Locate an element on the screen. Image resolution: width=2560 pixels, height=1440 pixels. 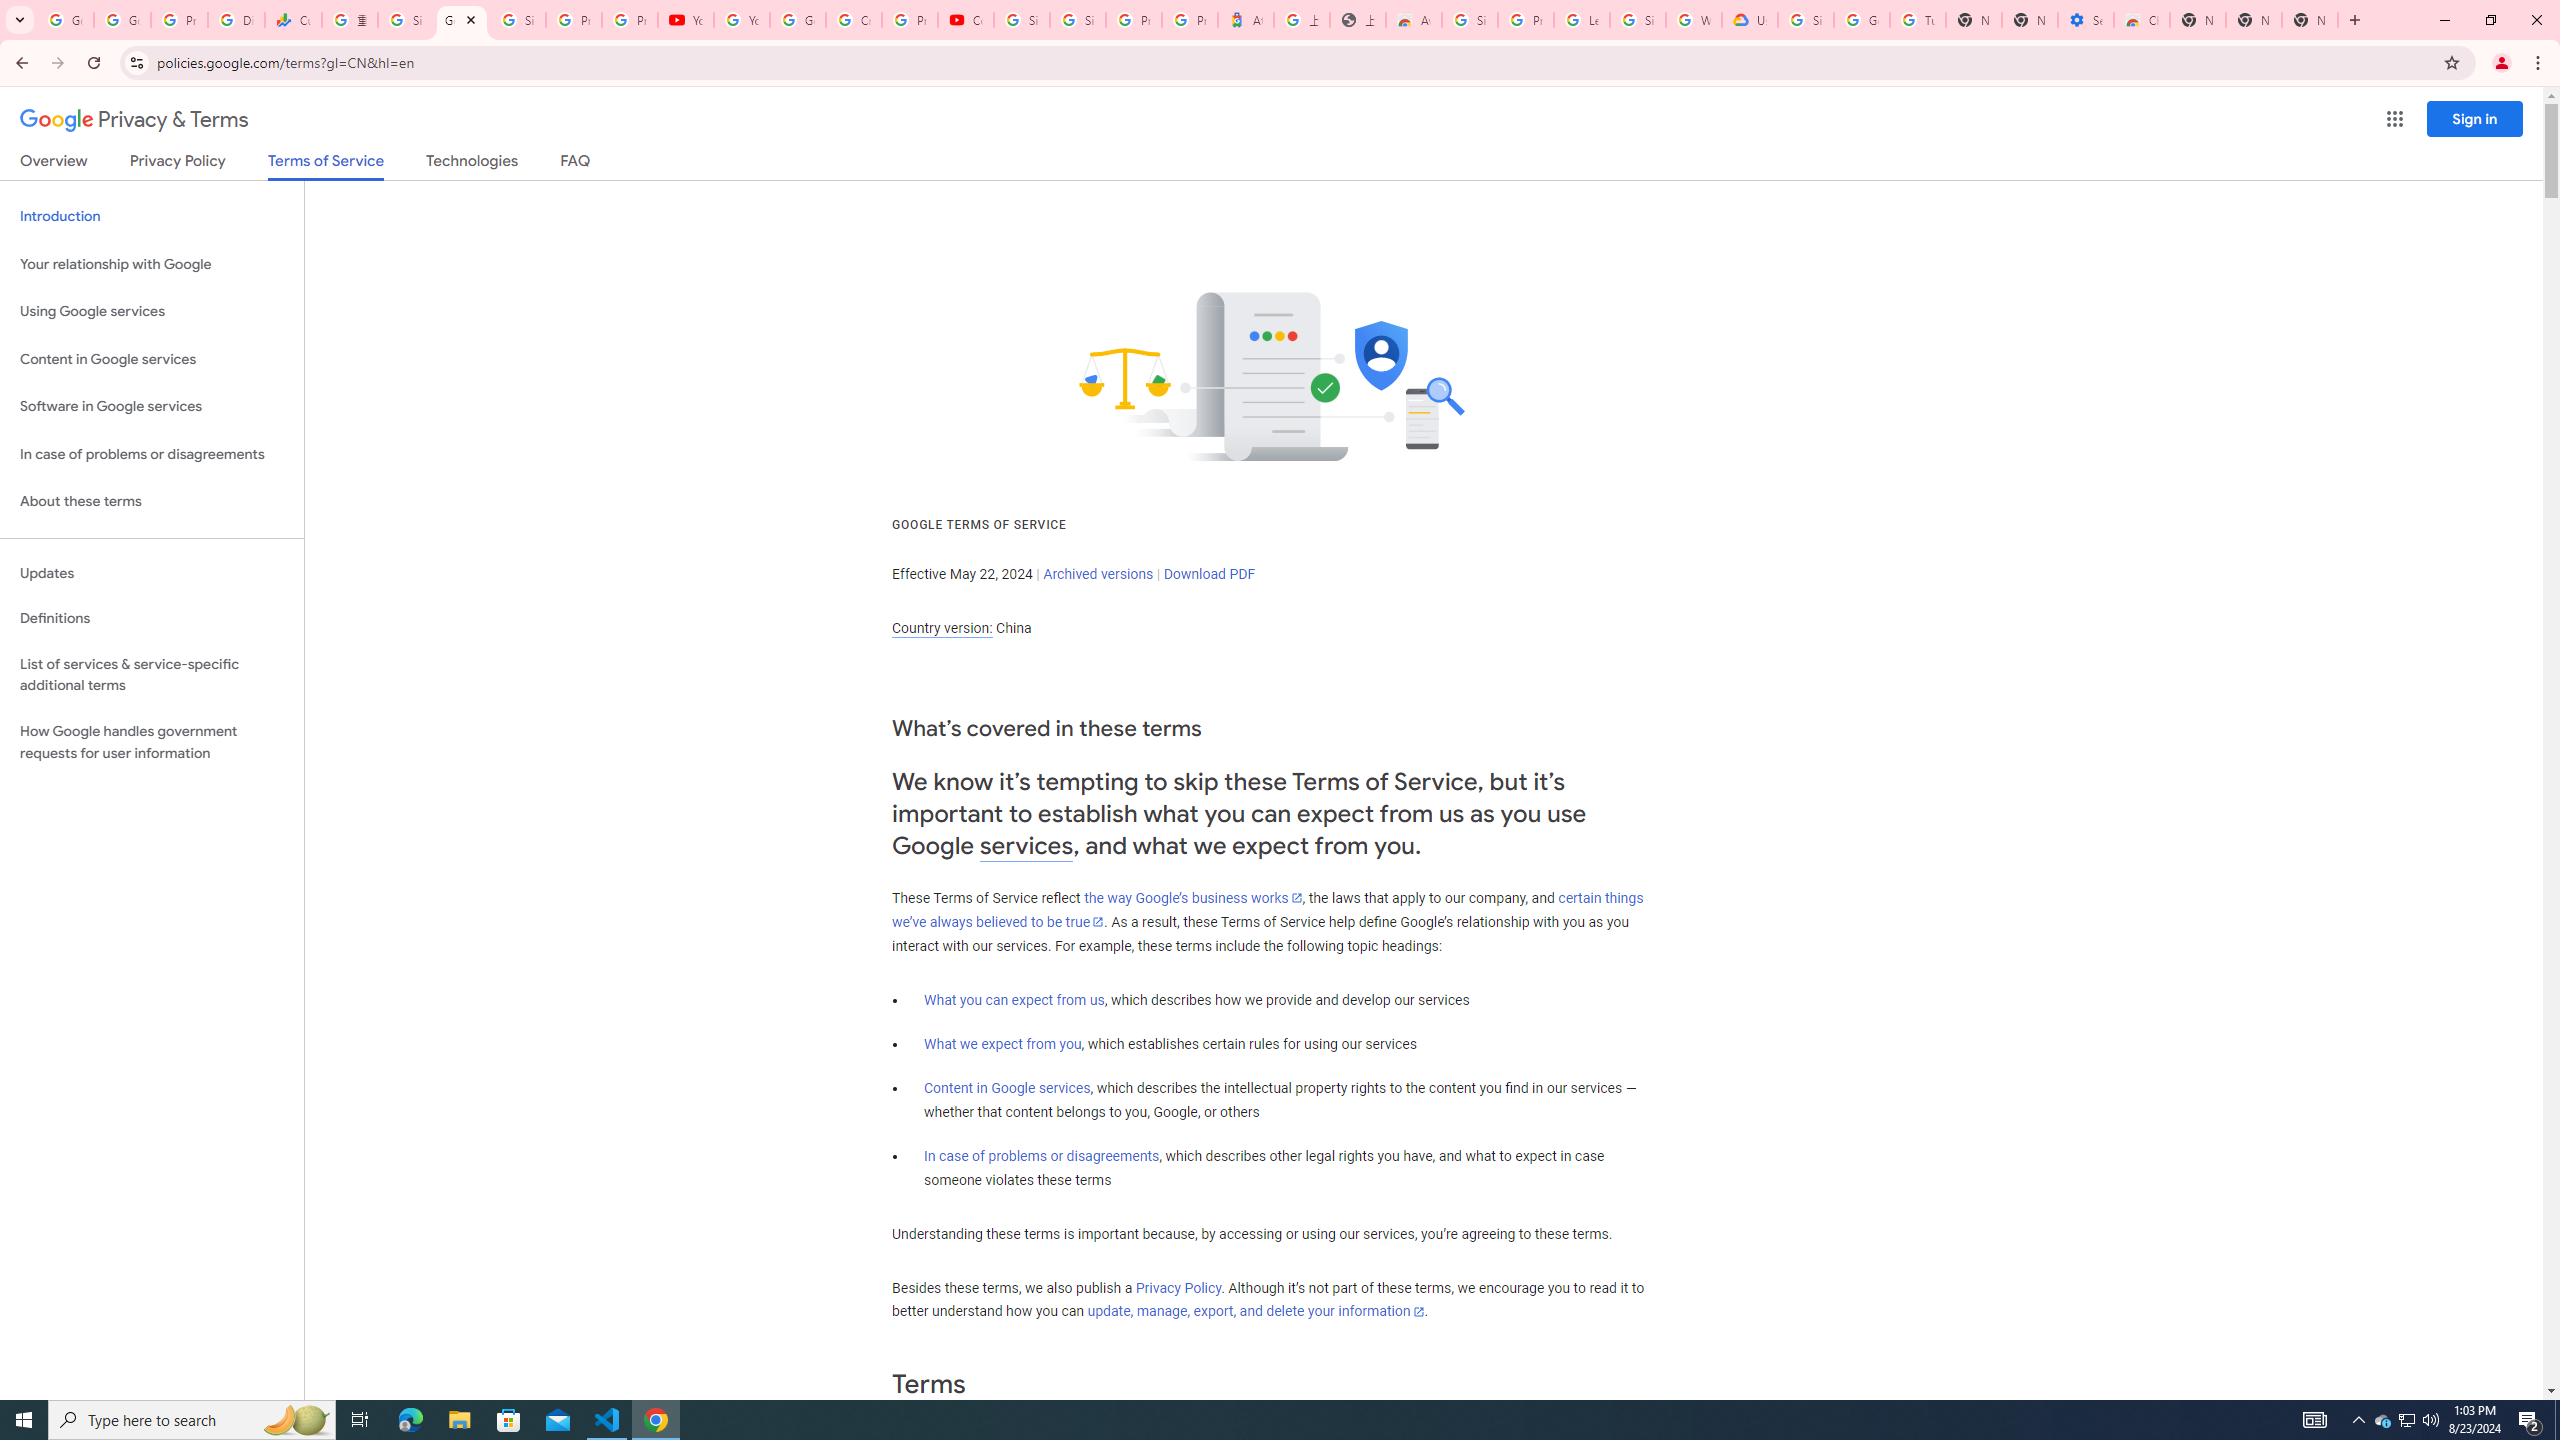
'How Google handles government requests for user information' is located at coordinates (151, 742).